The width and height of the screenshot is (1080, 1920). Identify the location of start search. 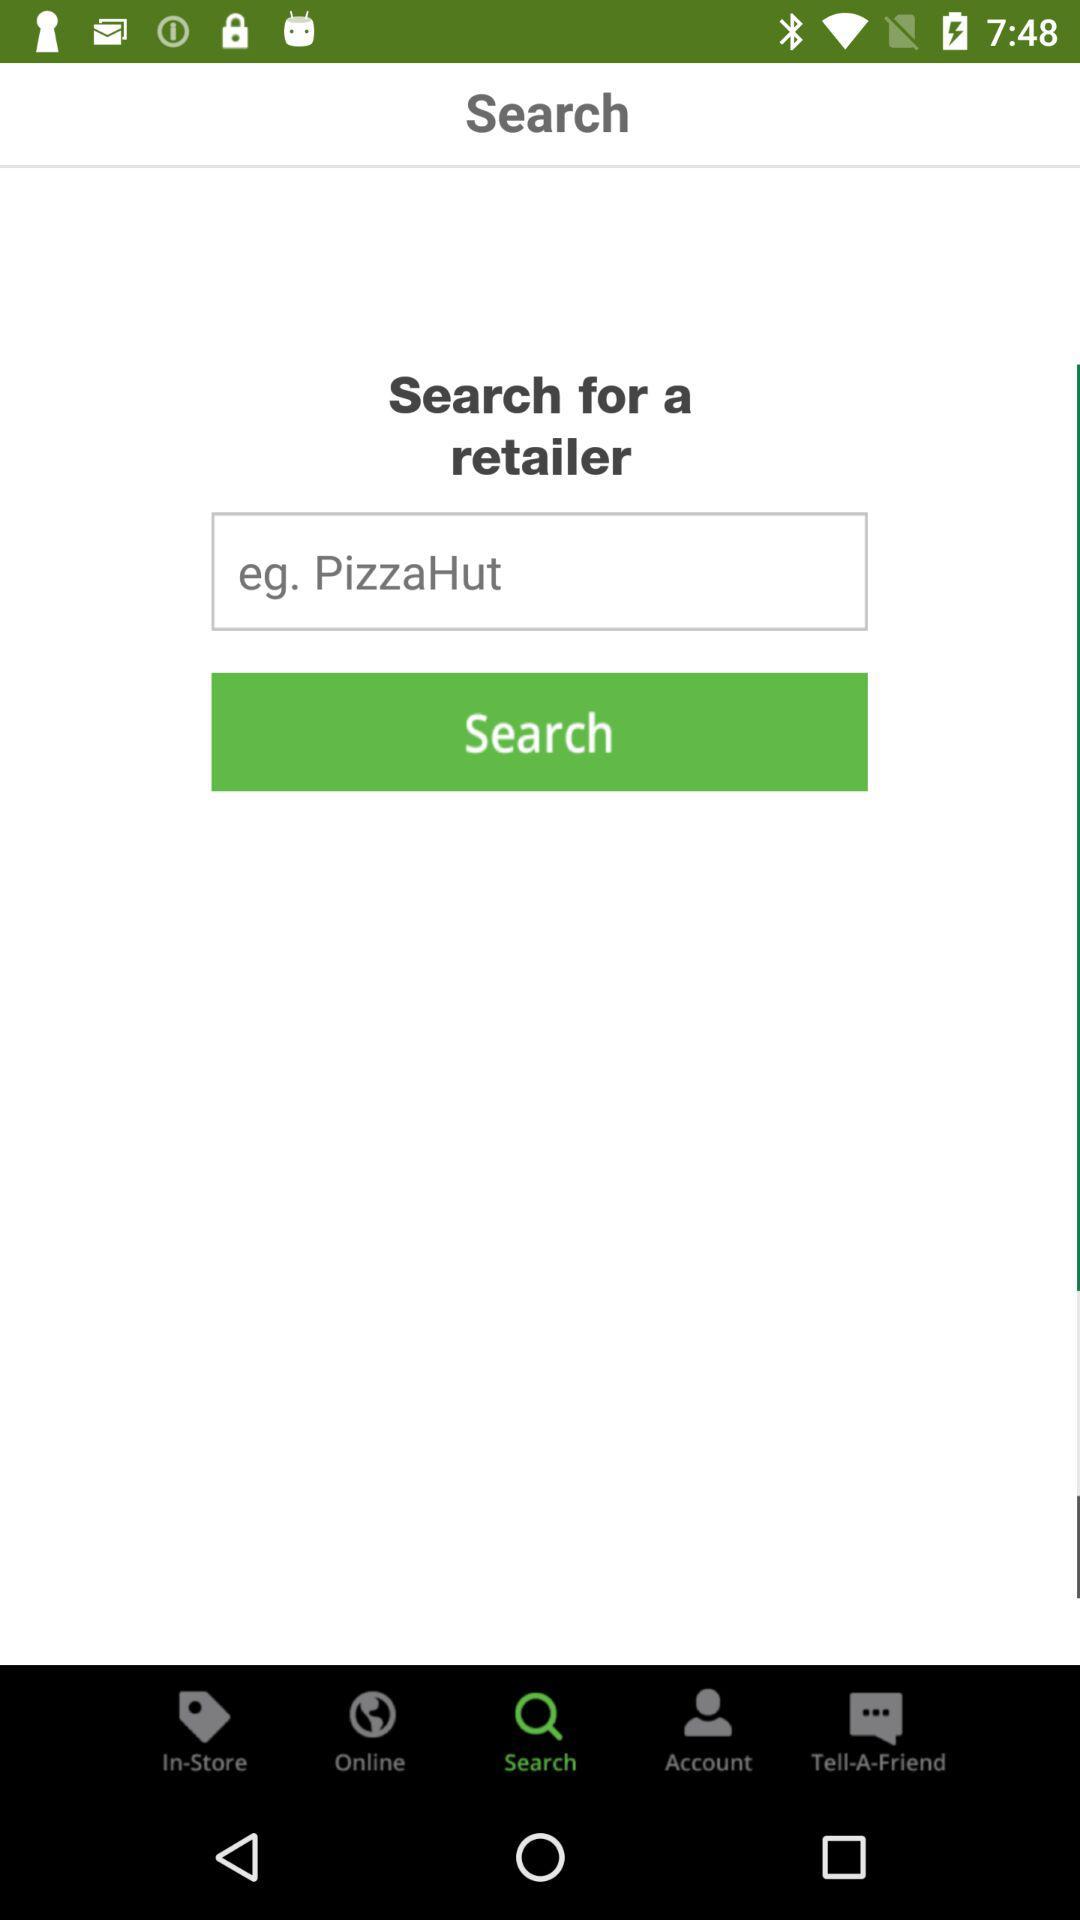
(538, 730).